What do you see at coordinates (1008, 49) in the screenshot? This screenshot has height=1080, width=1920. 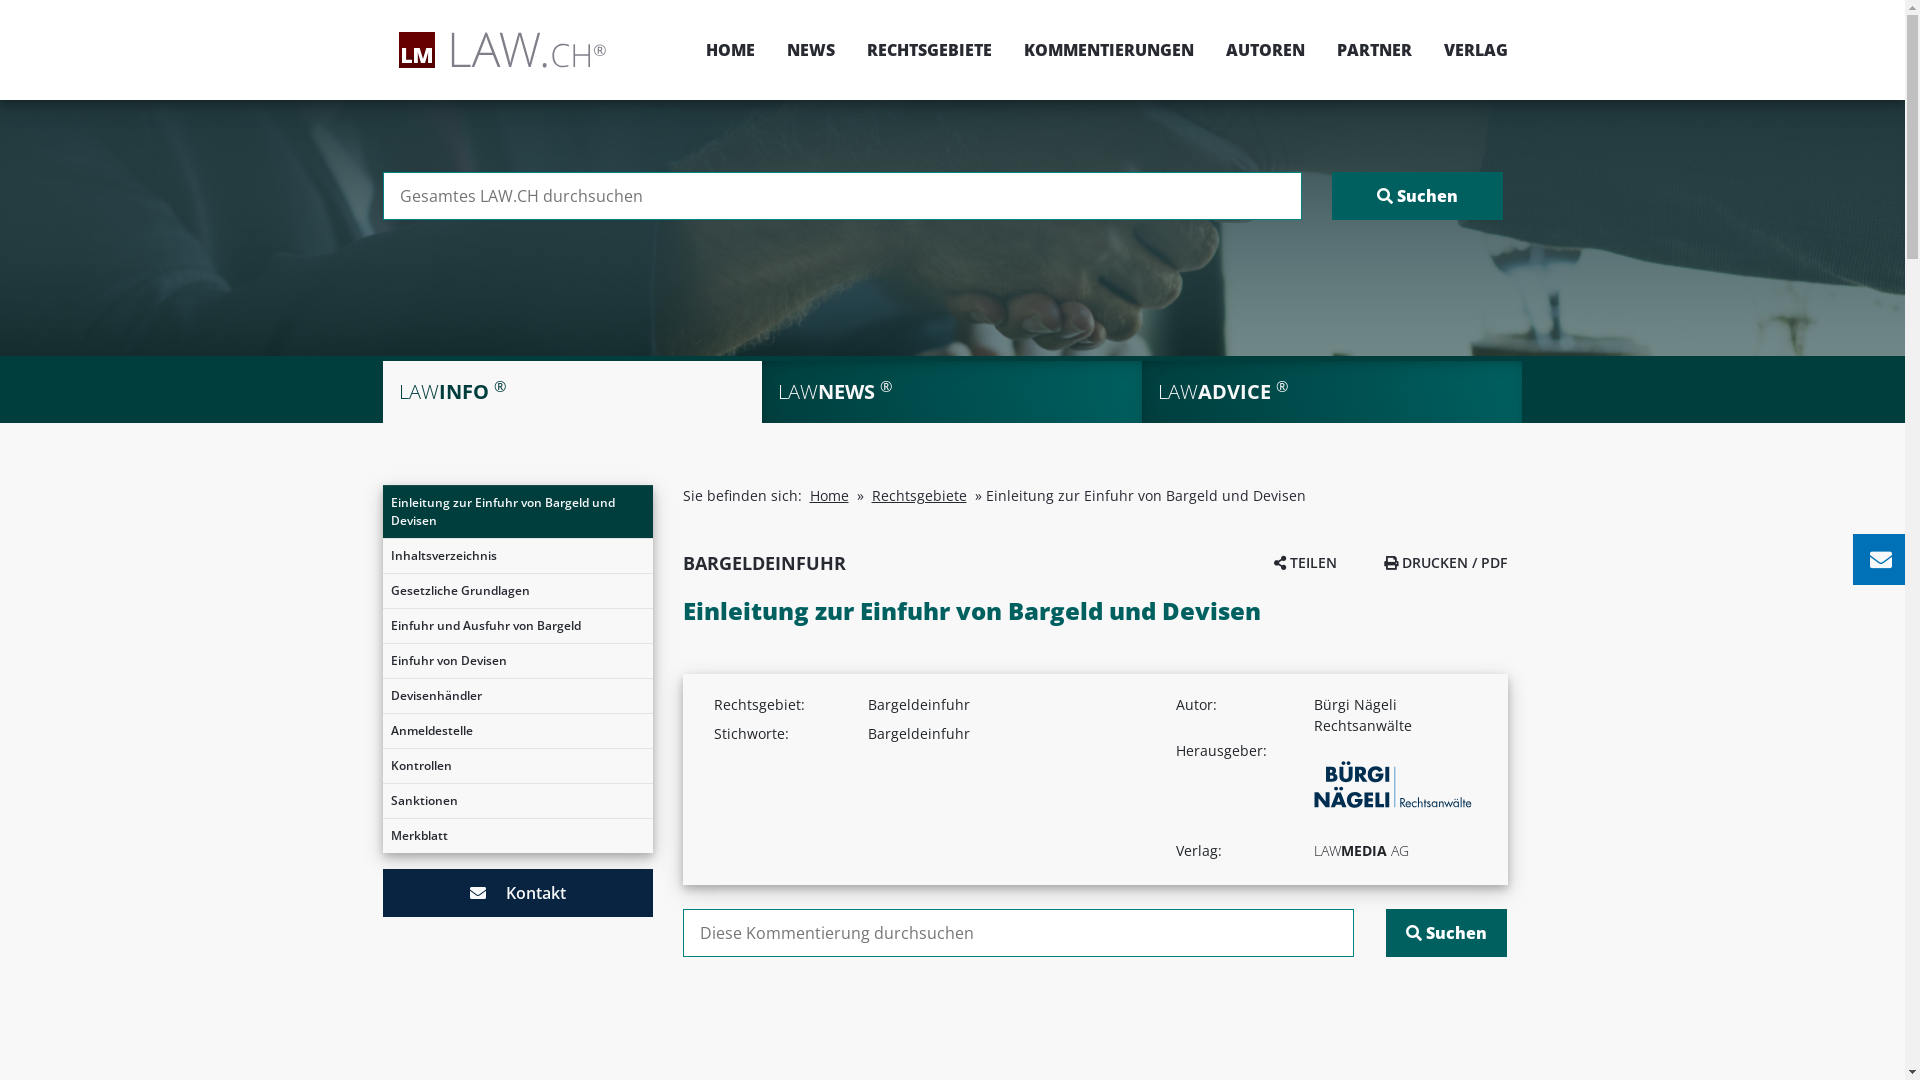 I see `'KOMMENTIERUNGEN'` at bounding box center [1008, 49].